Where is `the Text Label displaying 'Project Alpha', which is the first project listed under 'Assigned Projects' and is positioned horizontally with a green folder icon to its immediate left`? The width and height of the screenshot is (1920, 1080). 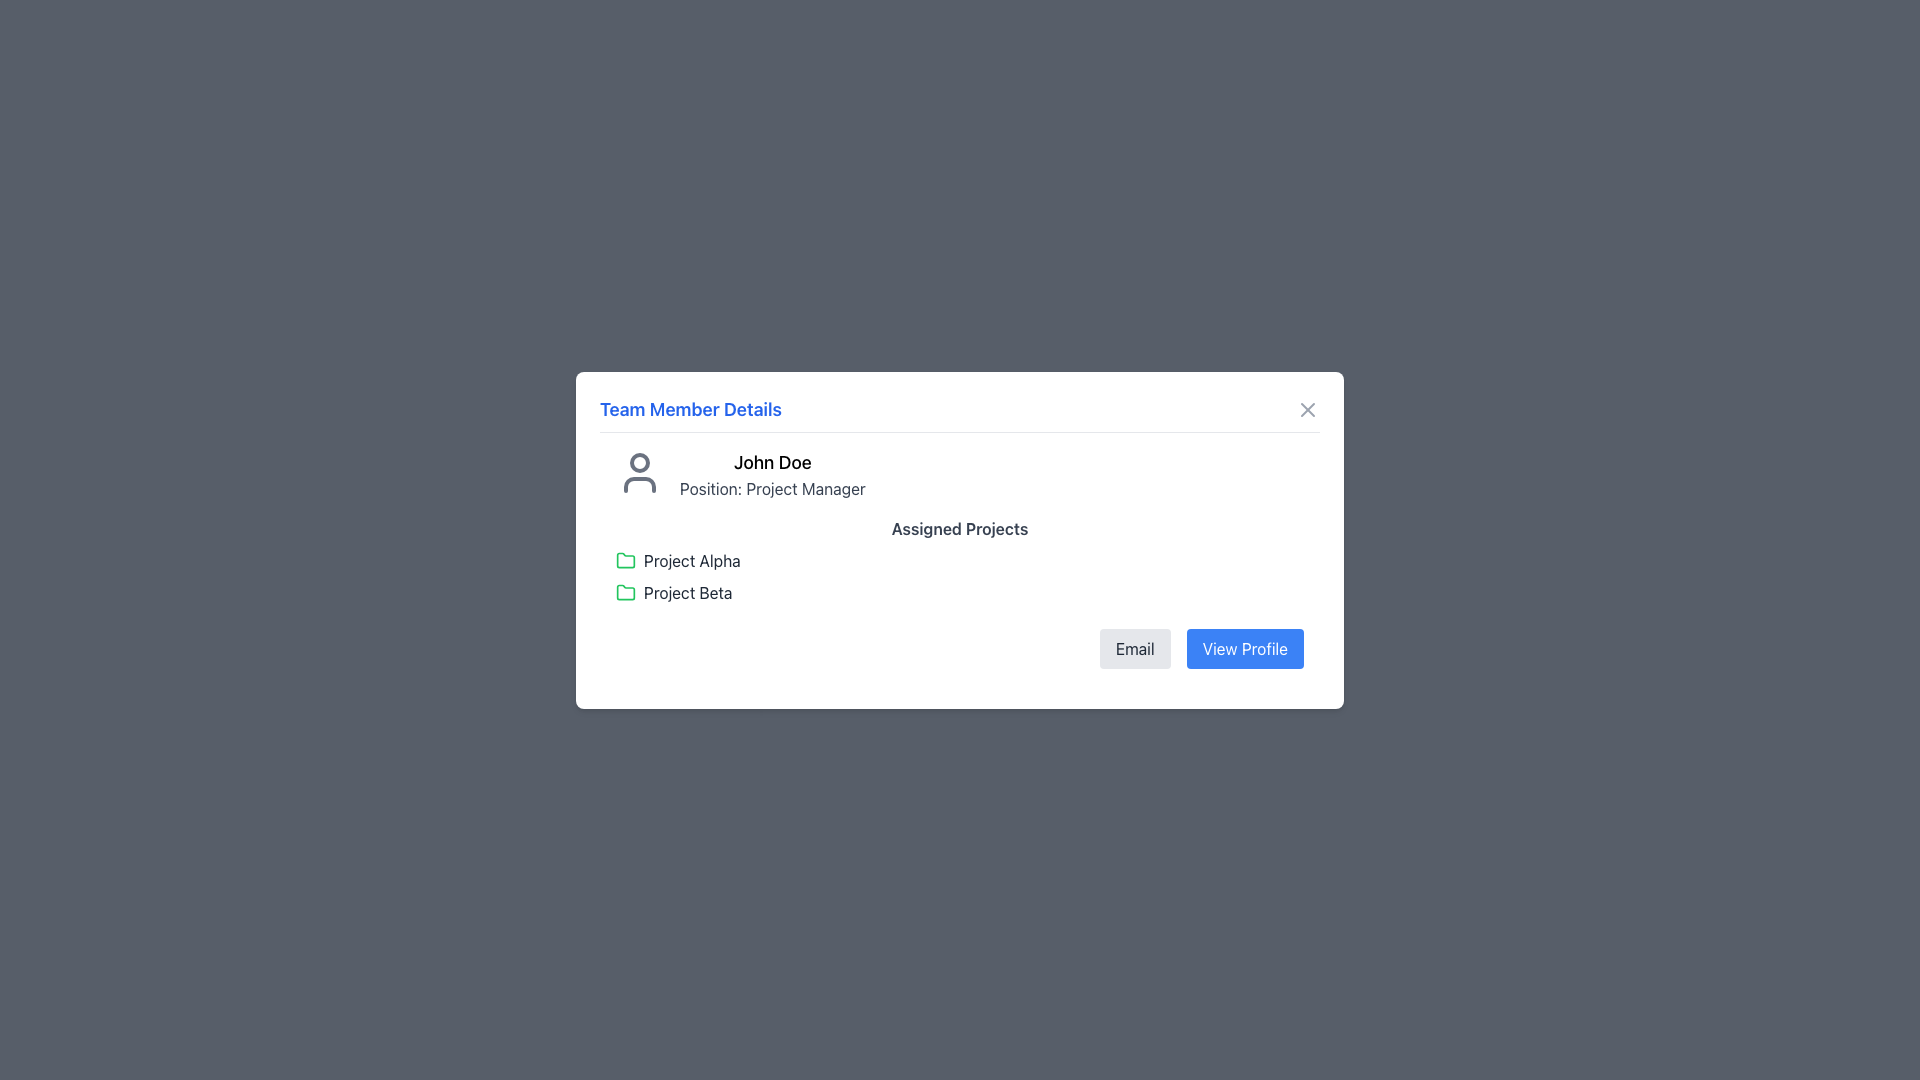 the Text Label displaying 'Project Alpha', which is the first project listed under 'Assigned Projects' and is positioned horizontally with a green folder icon to its immediate left is located at coordinates (692, 560).